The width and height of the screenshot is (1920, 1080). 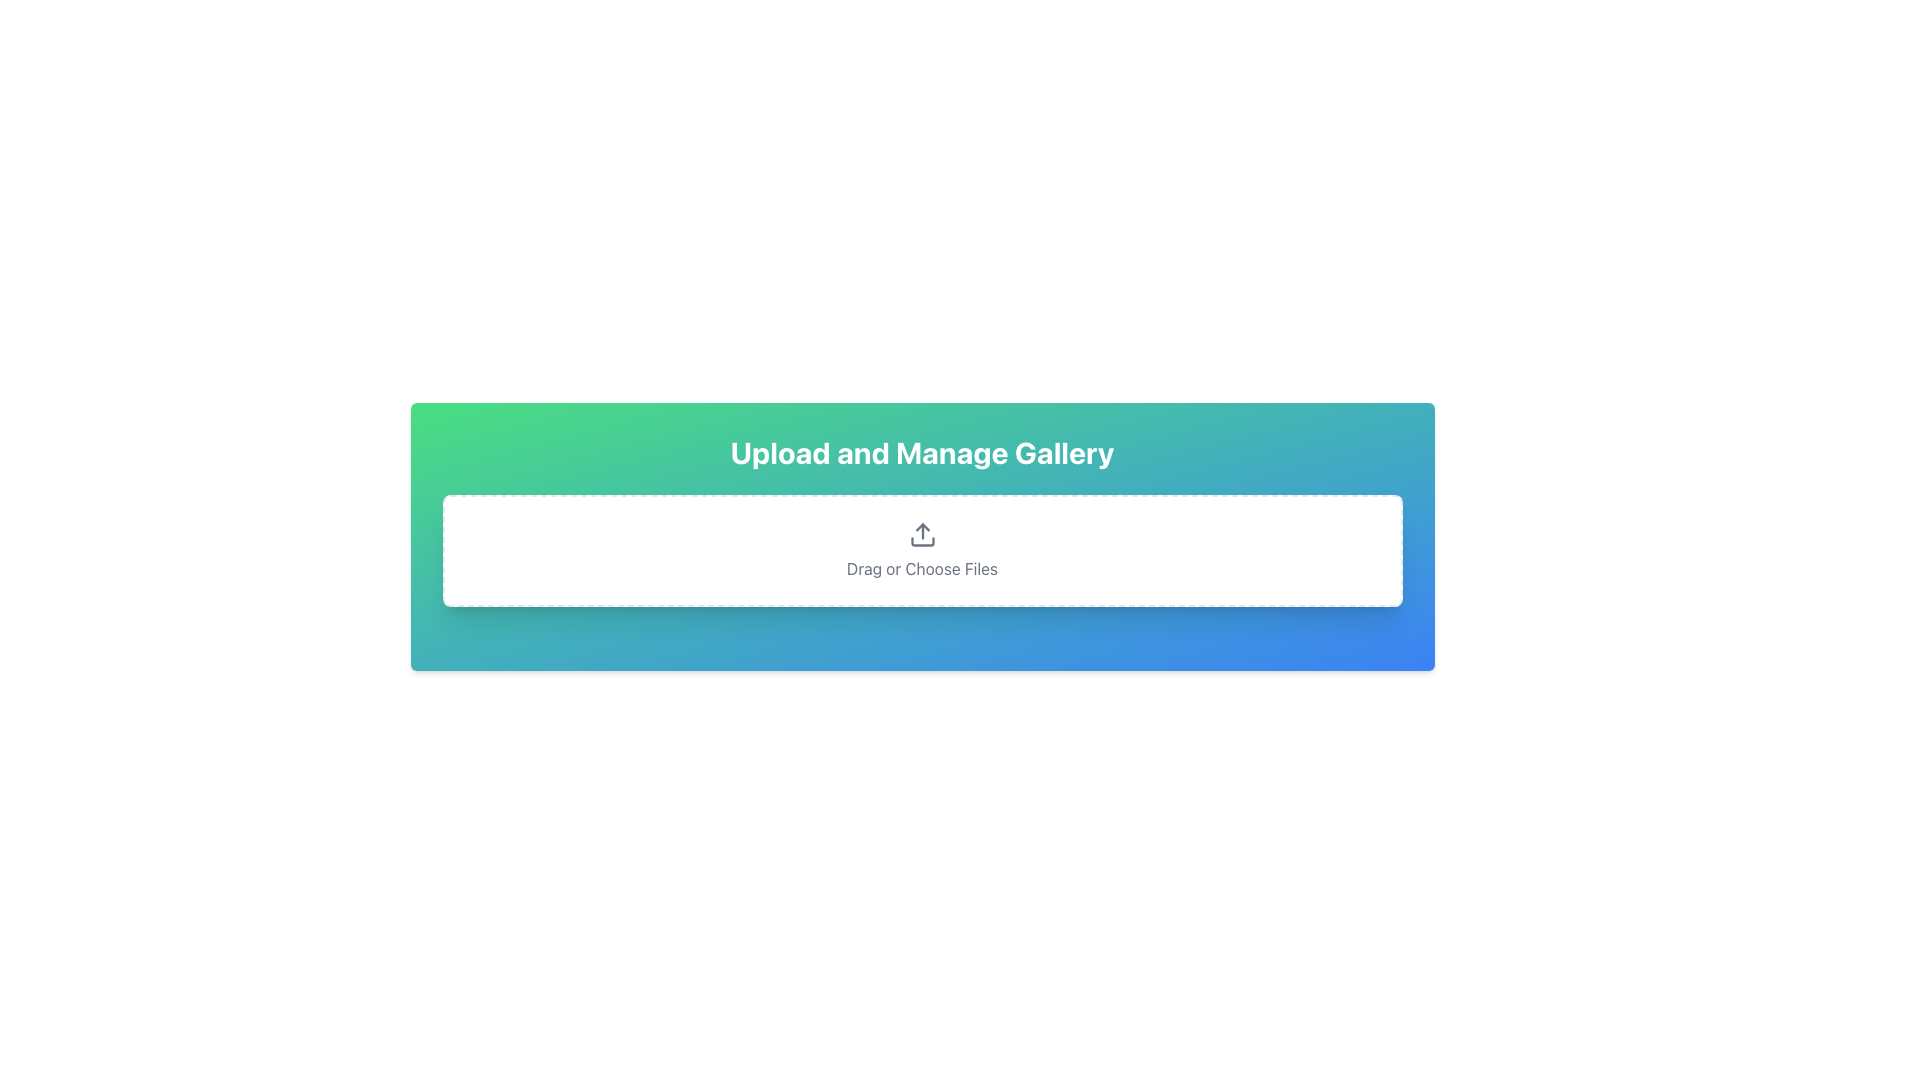 I want to click on and drop files into the drag-and-drop file upload zone element, which is a rectangular area with a white background, bordered by a dashed line, containing an upward-pointing arrow icon and the text 'Drag or Choose Files', so click(x=921, y=551).